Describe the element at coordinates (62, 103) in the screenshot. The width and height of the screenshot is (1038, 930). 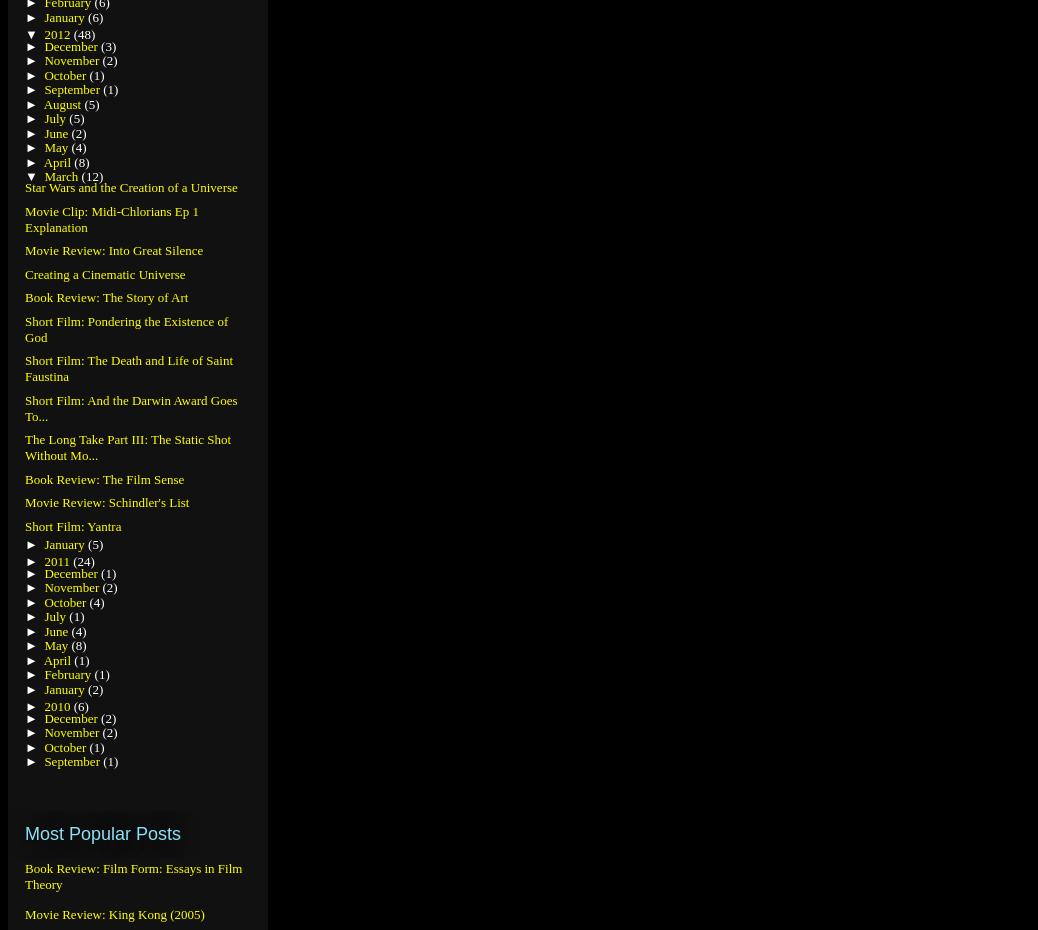
I see `'August'` at that location.